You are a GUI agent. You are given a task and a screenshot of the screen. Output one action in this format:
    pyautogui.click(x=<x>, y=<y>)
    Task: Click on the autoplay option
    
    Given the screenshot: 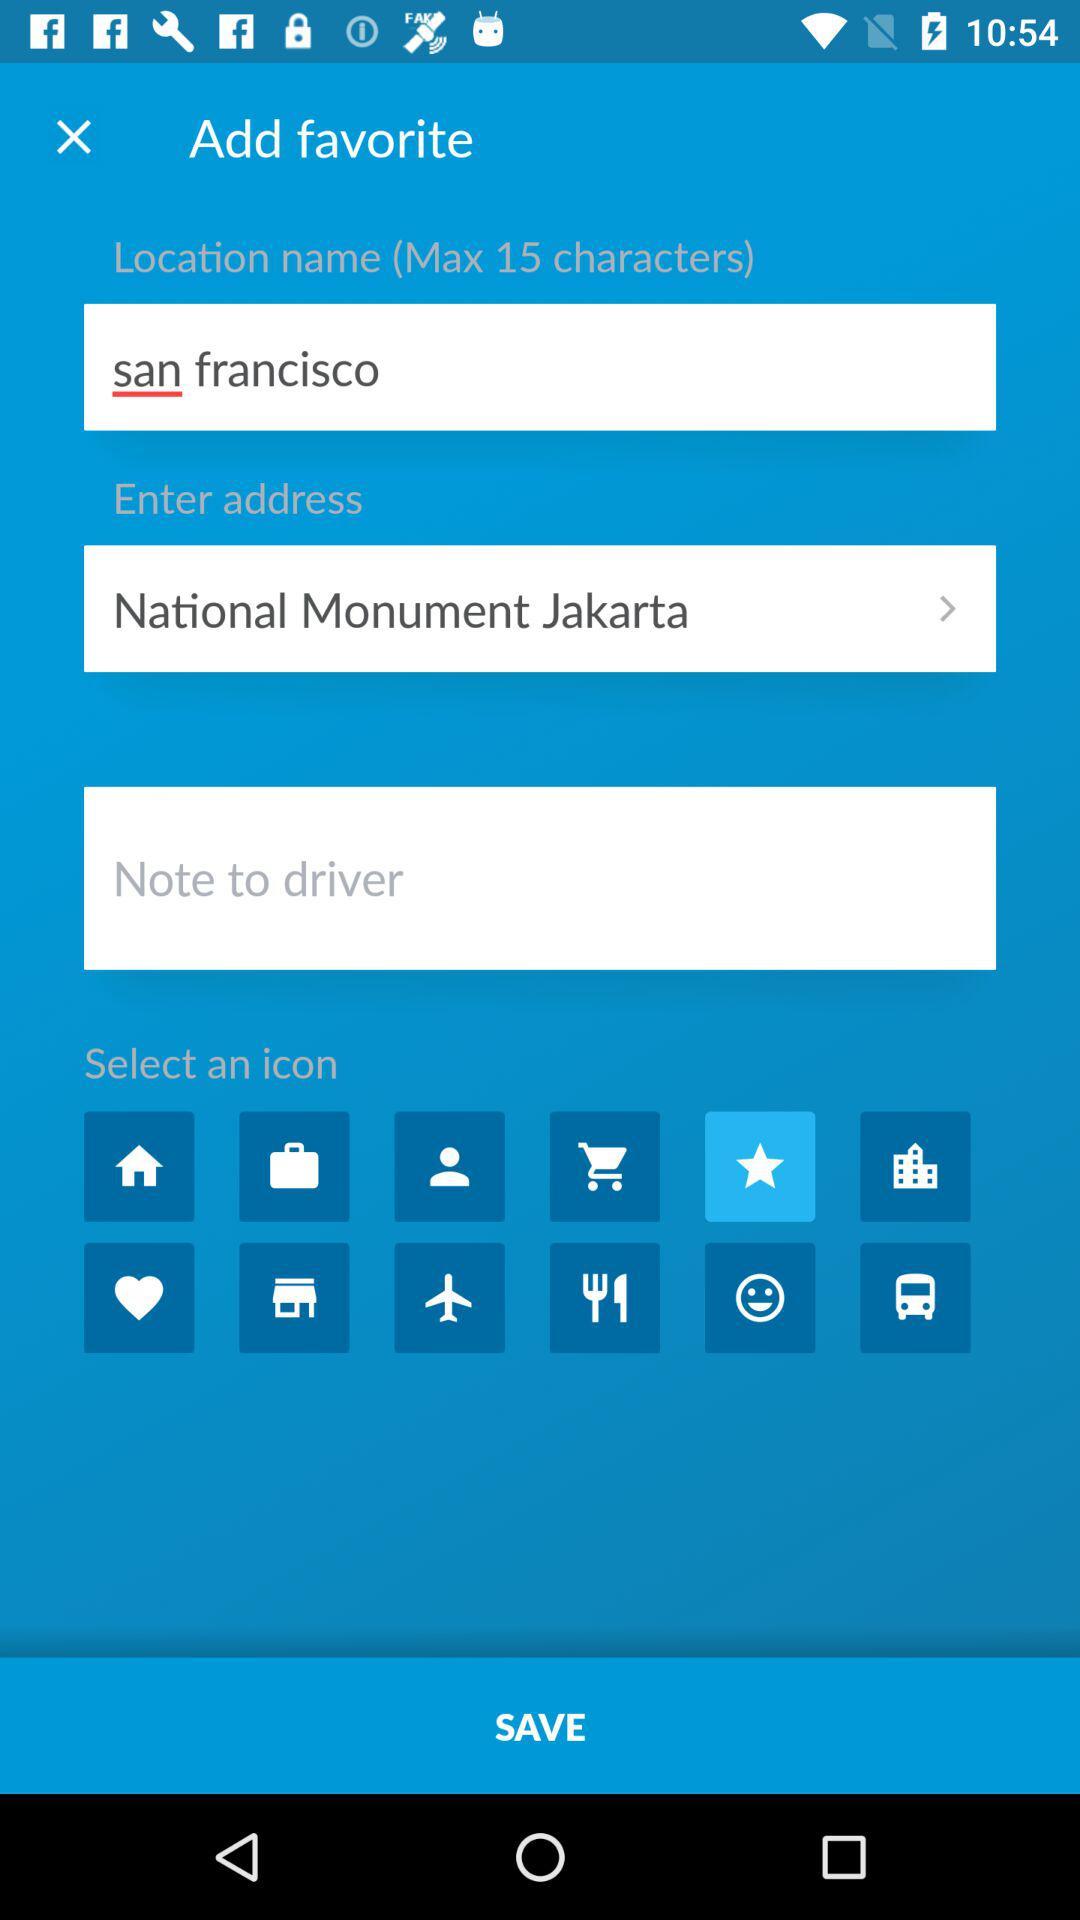 What is the action you would take?
    pyautogui.click(x=915, y=1166)
    